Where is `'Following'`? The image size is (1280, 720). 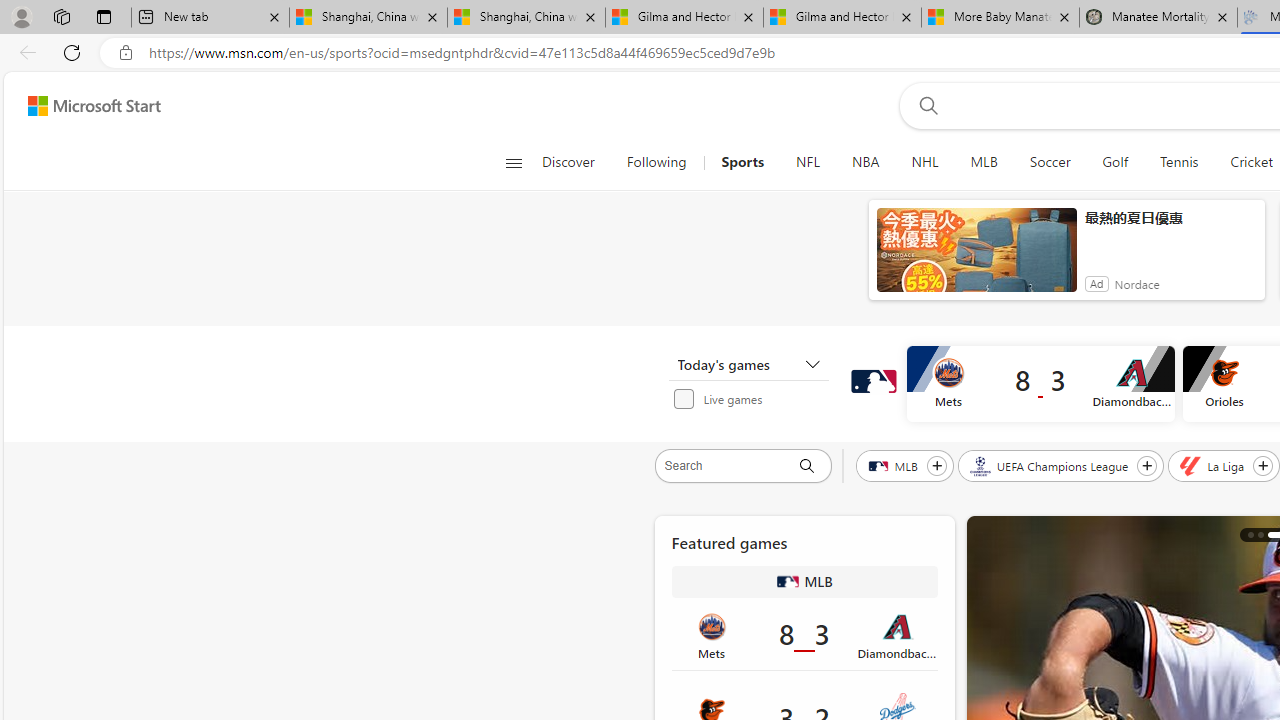 'Following' is located at coordinates (656, 162).